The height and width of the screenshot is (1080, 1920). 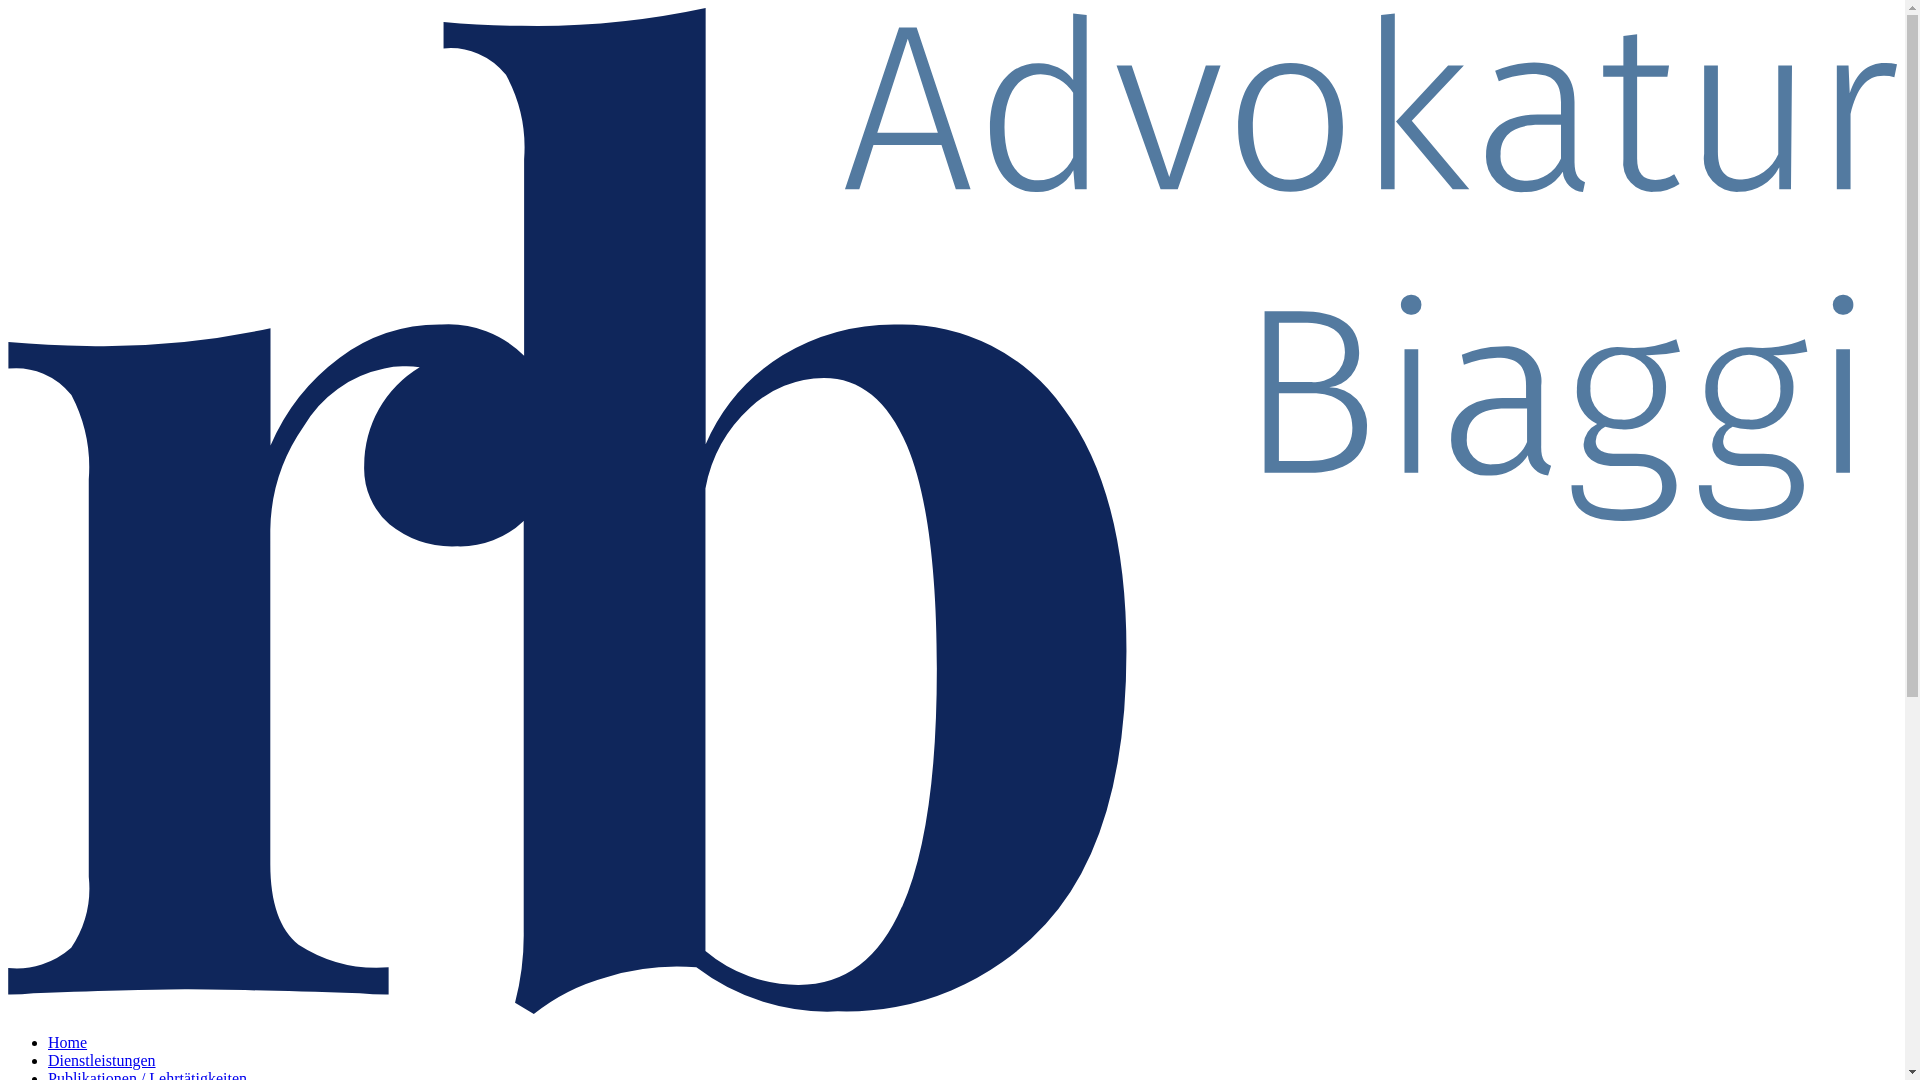 What do you see at coordinates (100, 1059) in the screenshot?
I see `'Dienstleistungen'` at bounding box center [100, 1059].